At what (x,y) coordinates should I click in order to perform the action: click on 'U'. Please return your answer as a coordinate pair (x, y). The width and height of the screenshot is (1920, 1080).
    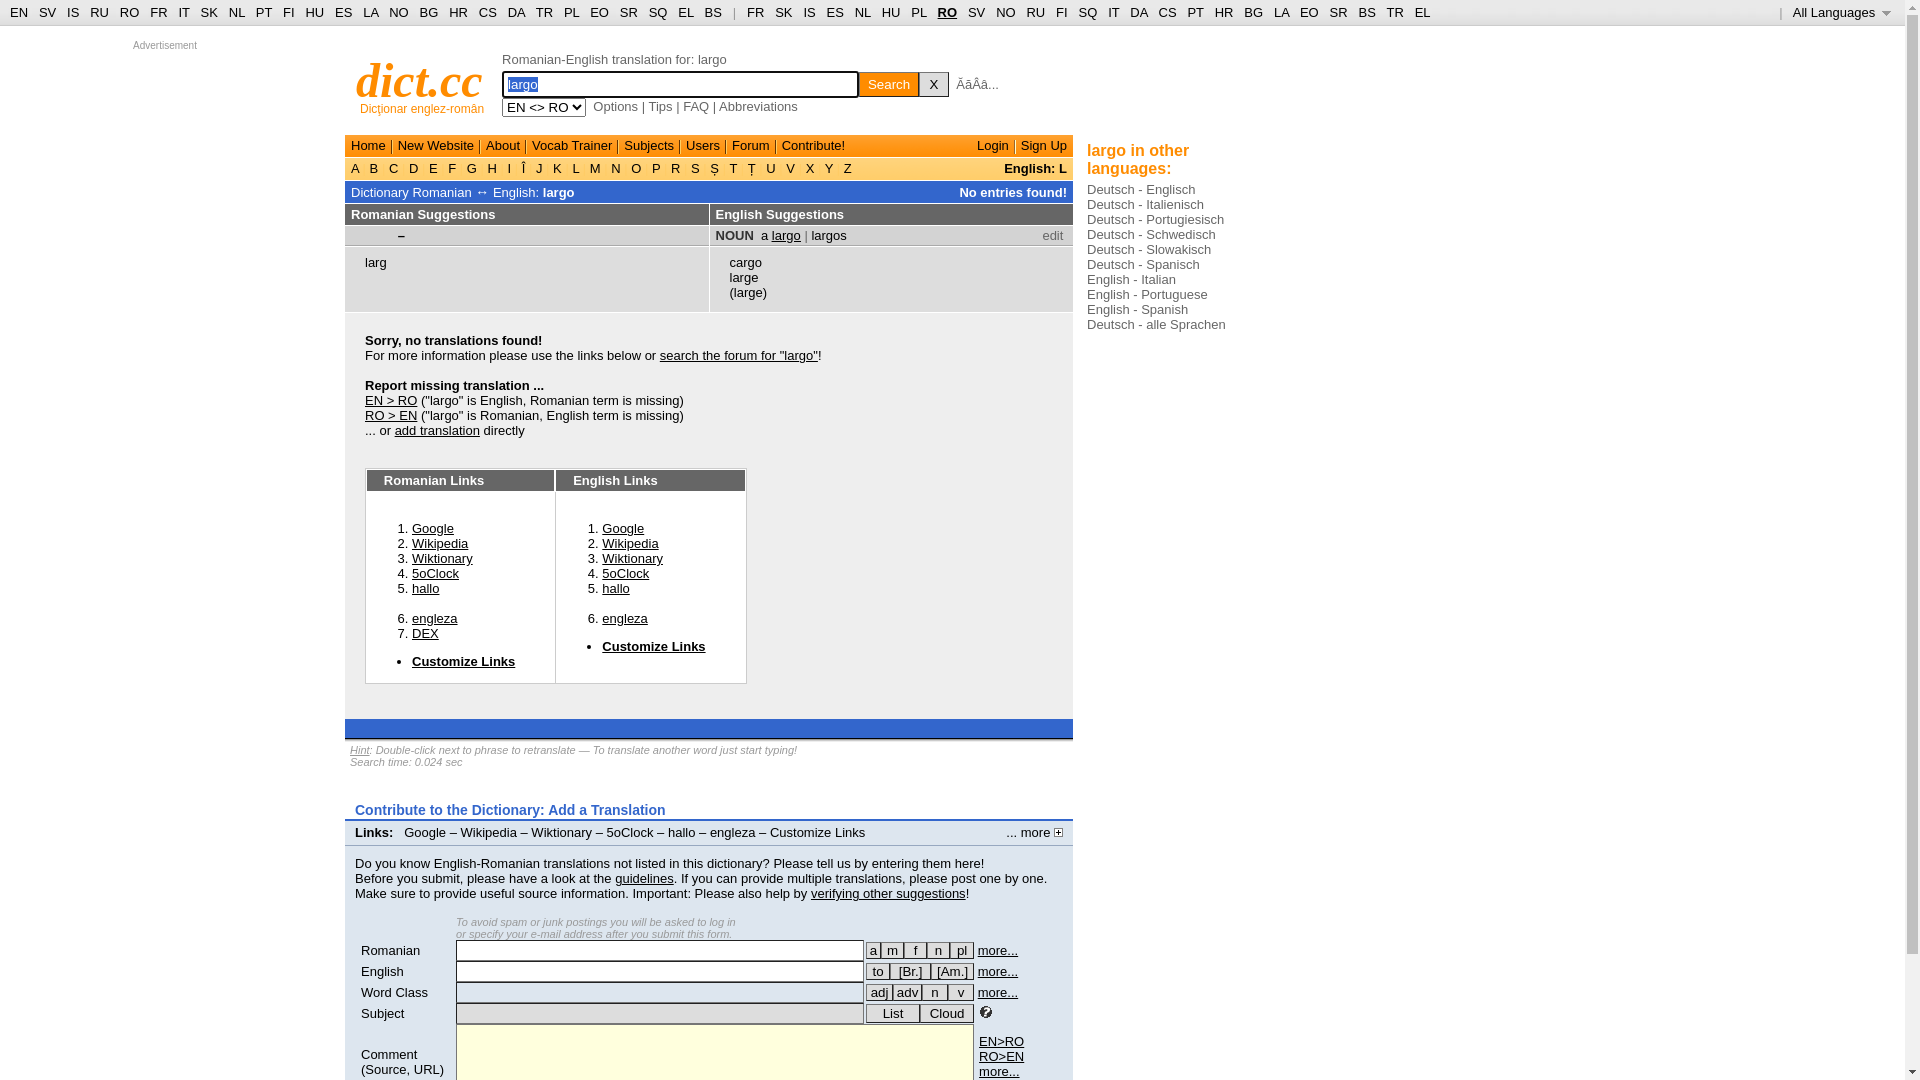
    Looking at the image, I should click on (770, 167).